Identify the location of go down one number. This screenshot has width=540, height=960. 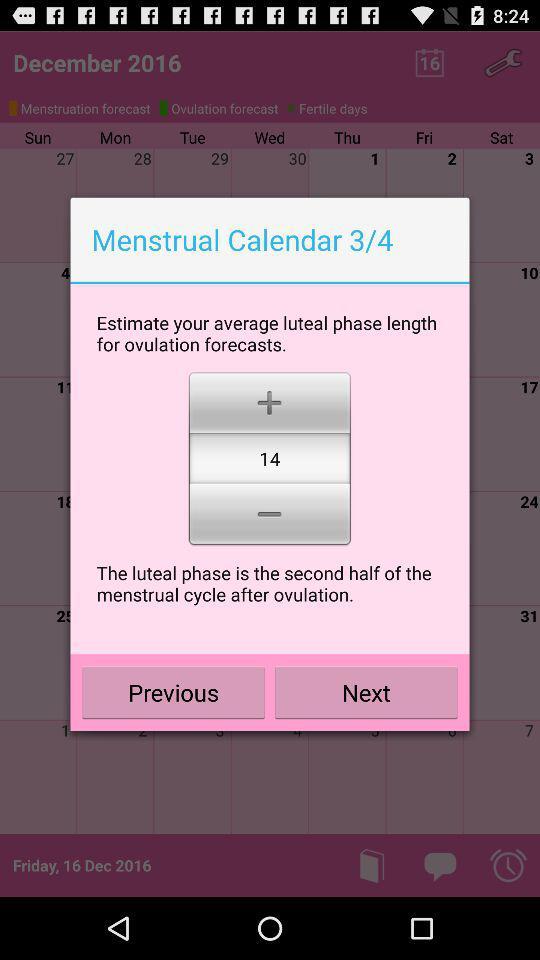
(269, 515).